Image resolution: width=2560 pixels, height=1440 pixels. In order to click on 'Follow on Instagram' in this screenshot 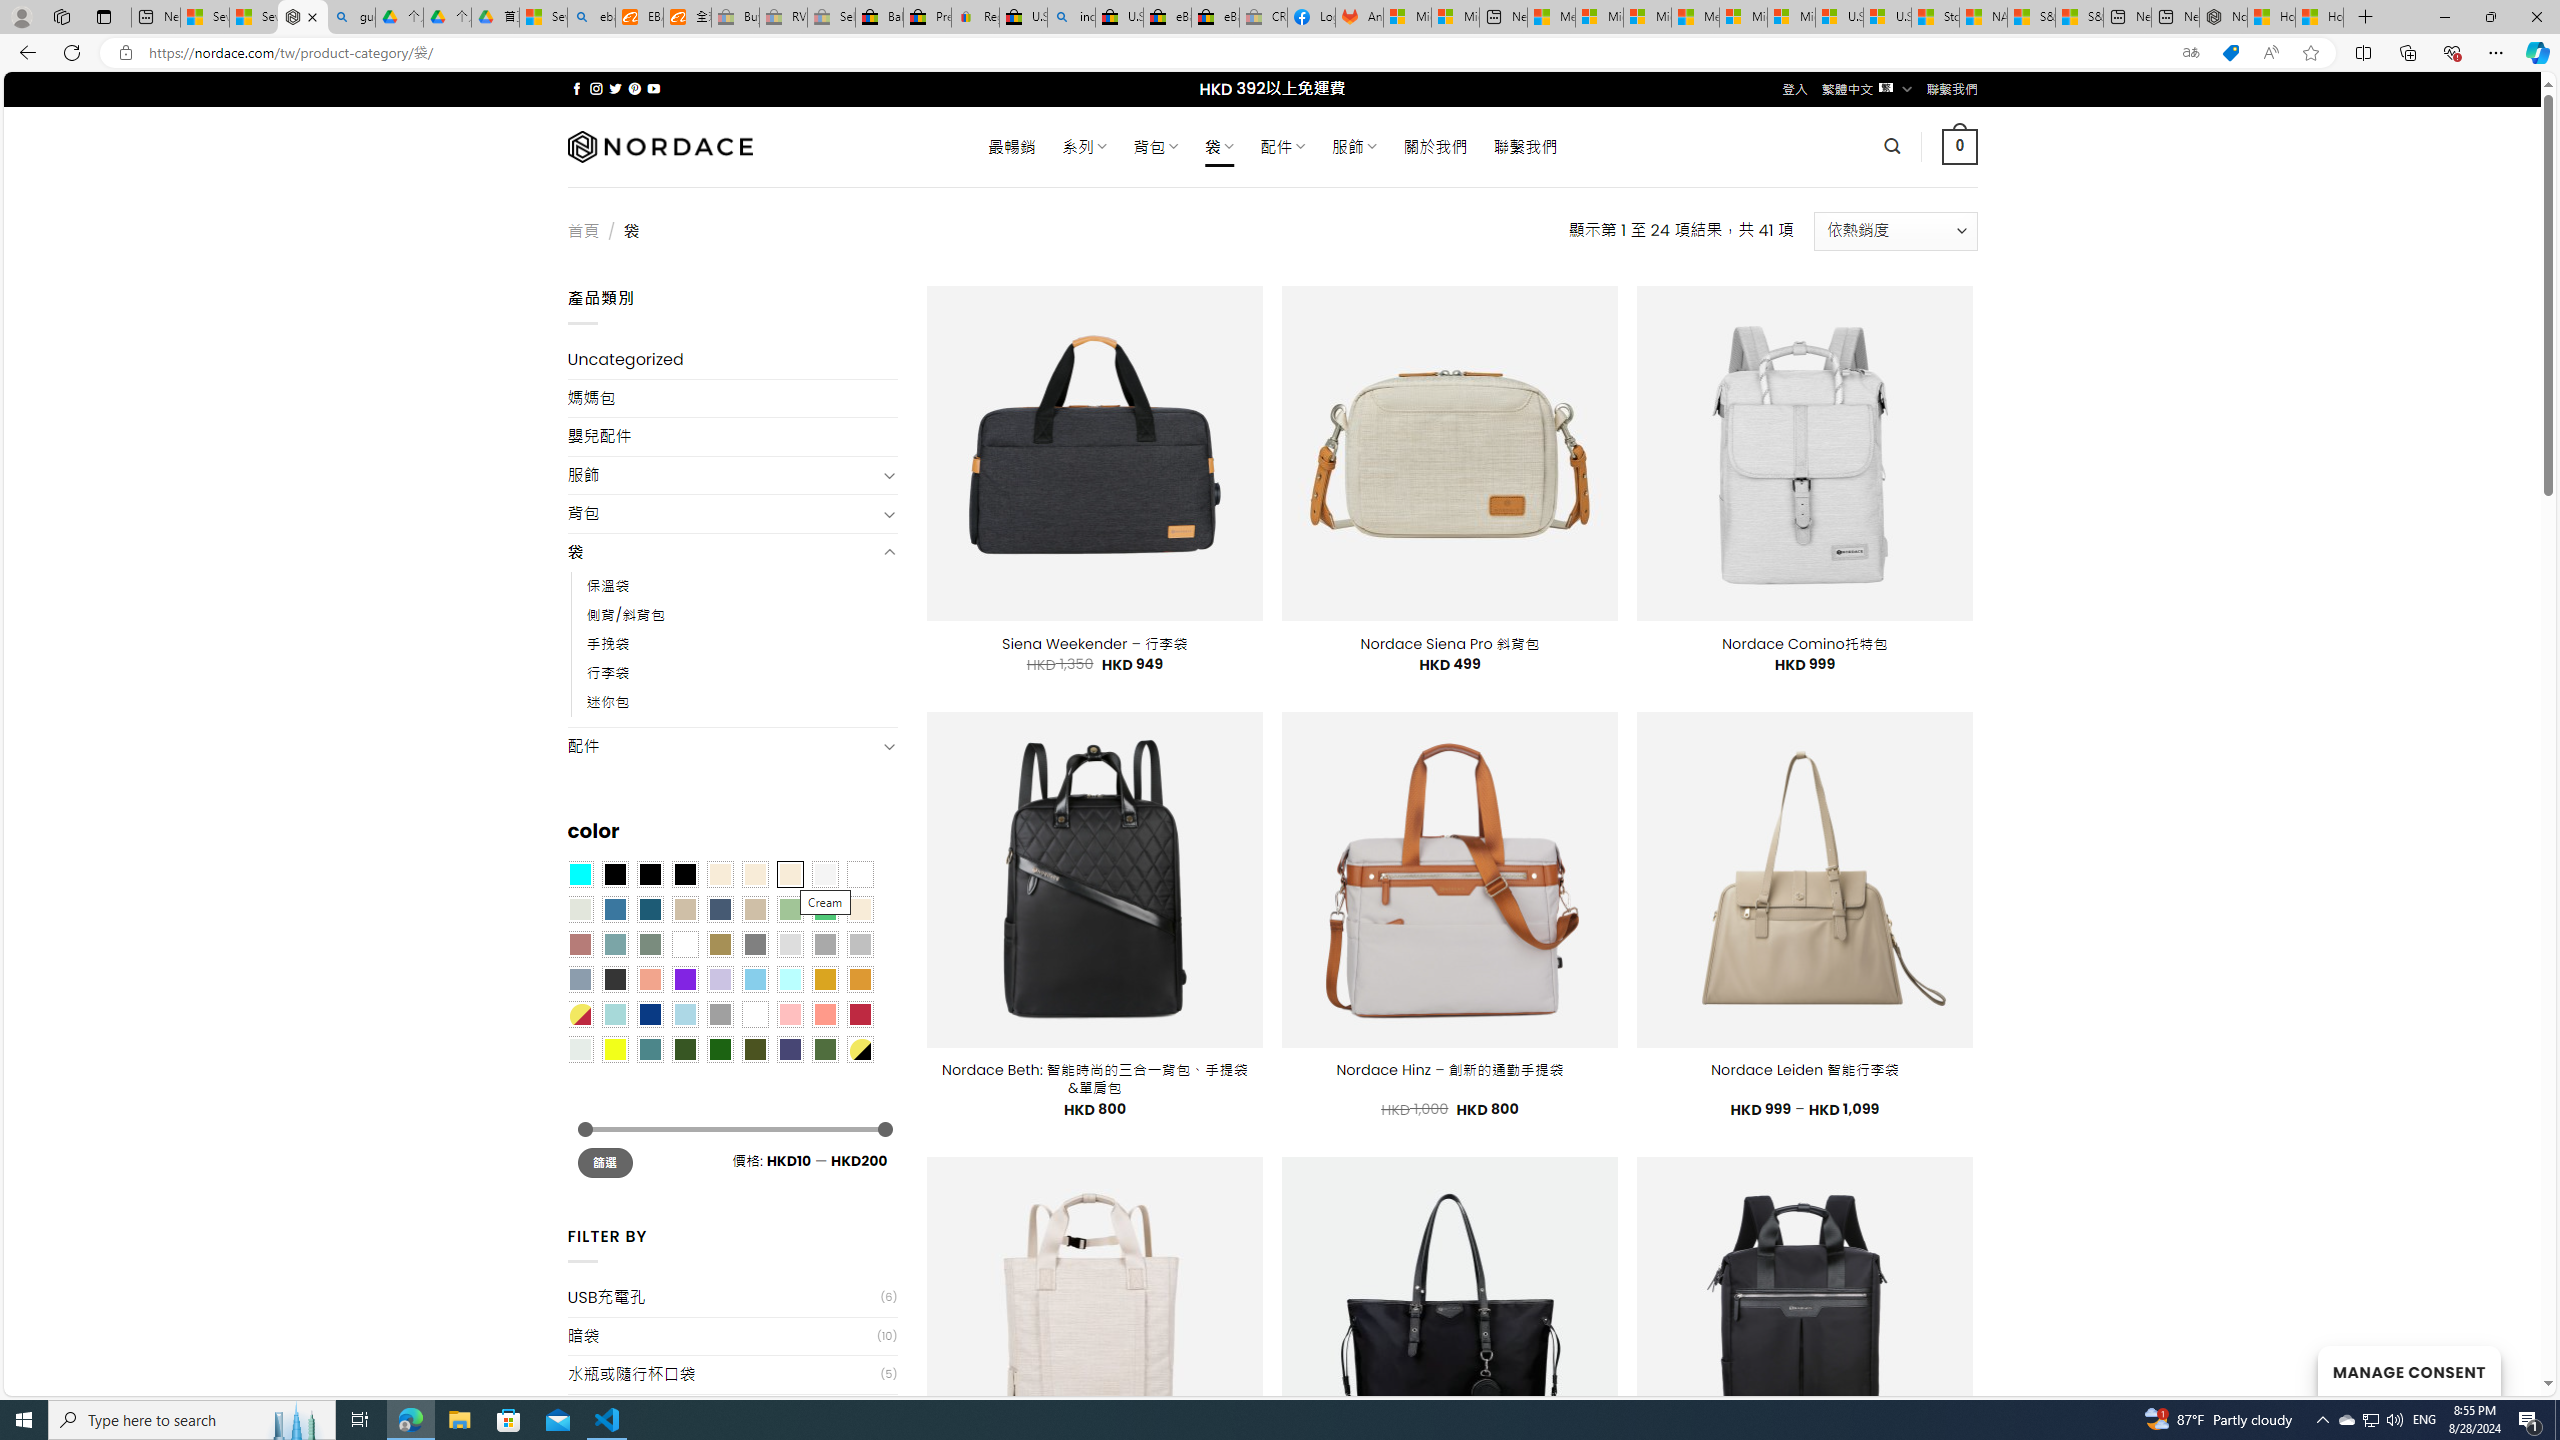, I will do `click(595, 88)`.